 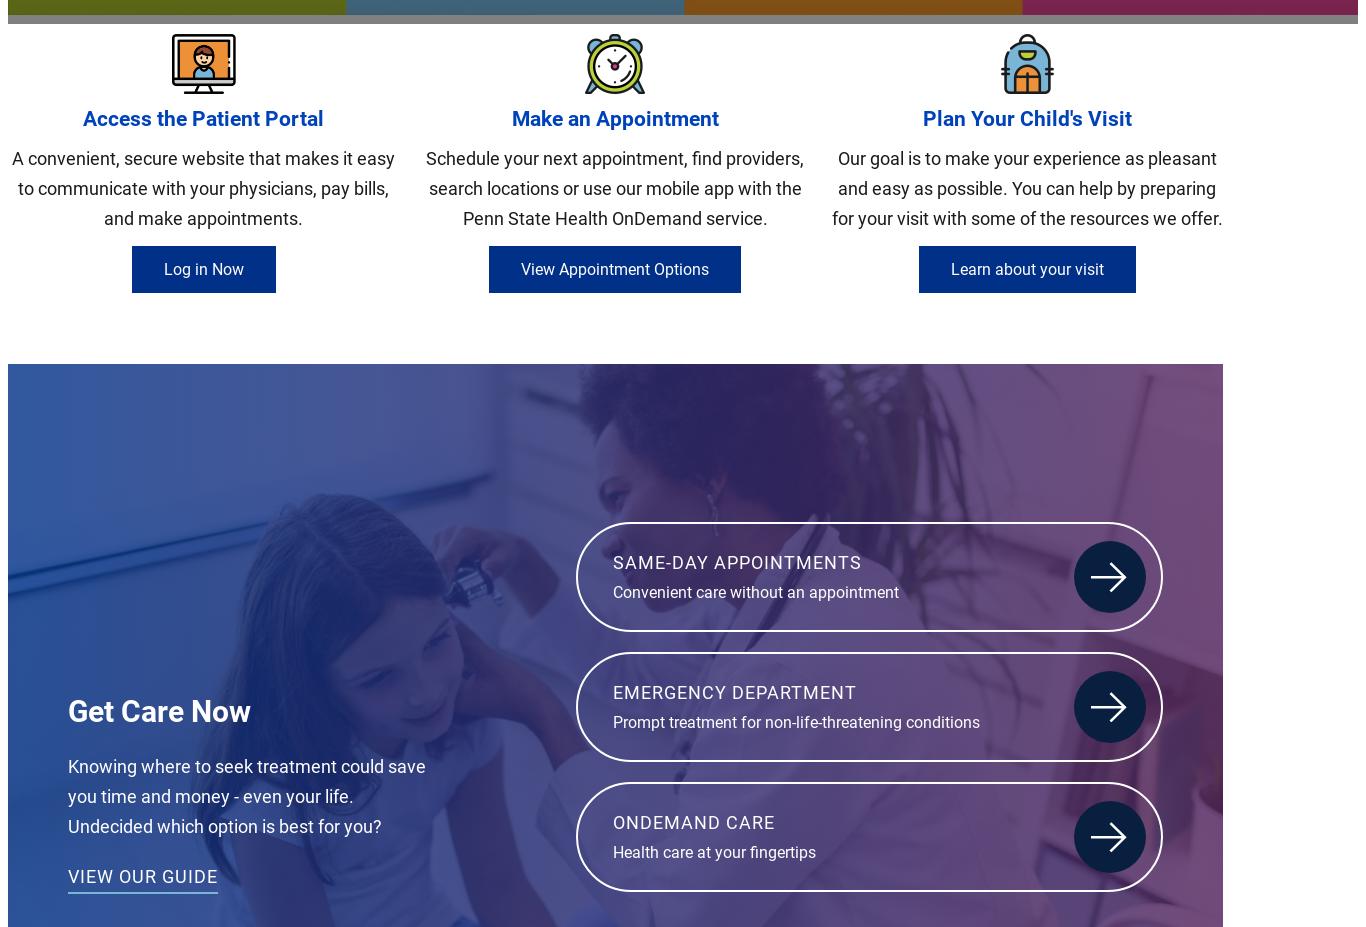 I want to click on 'Plan Your Child's Visit', so click(x=1025, y=117).